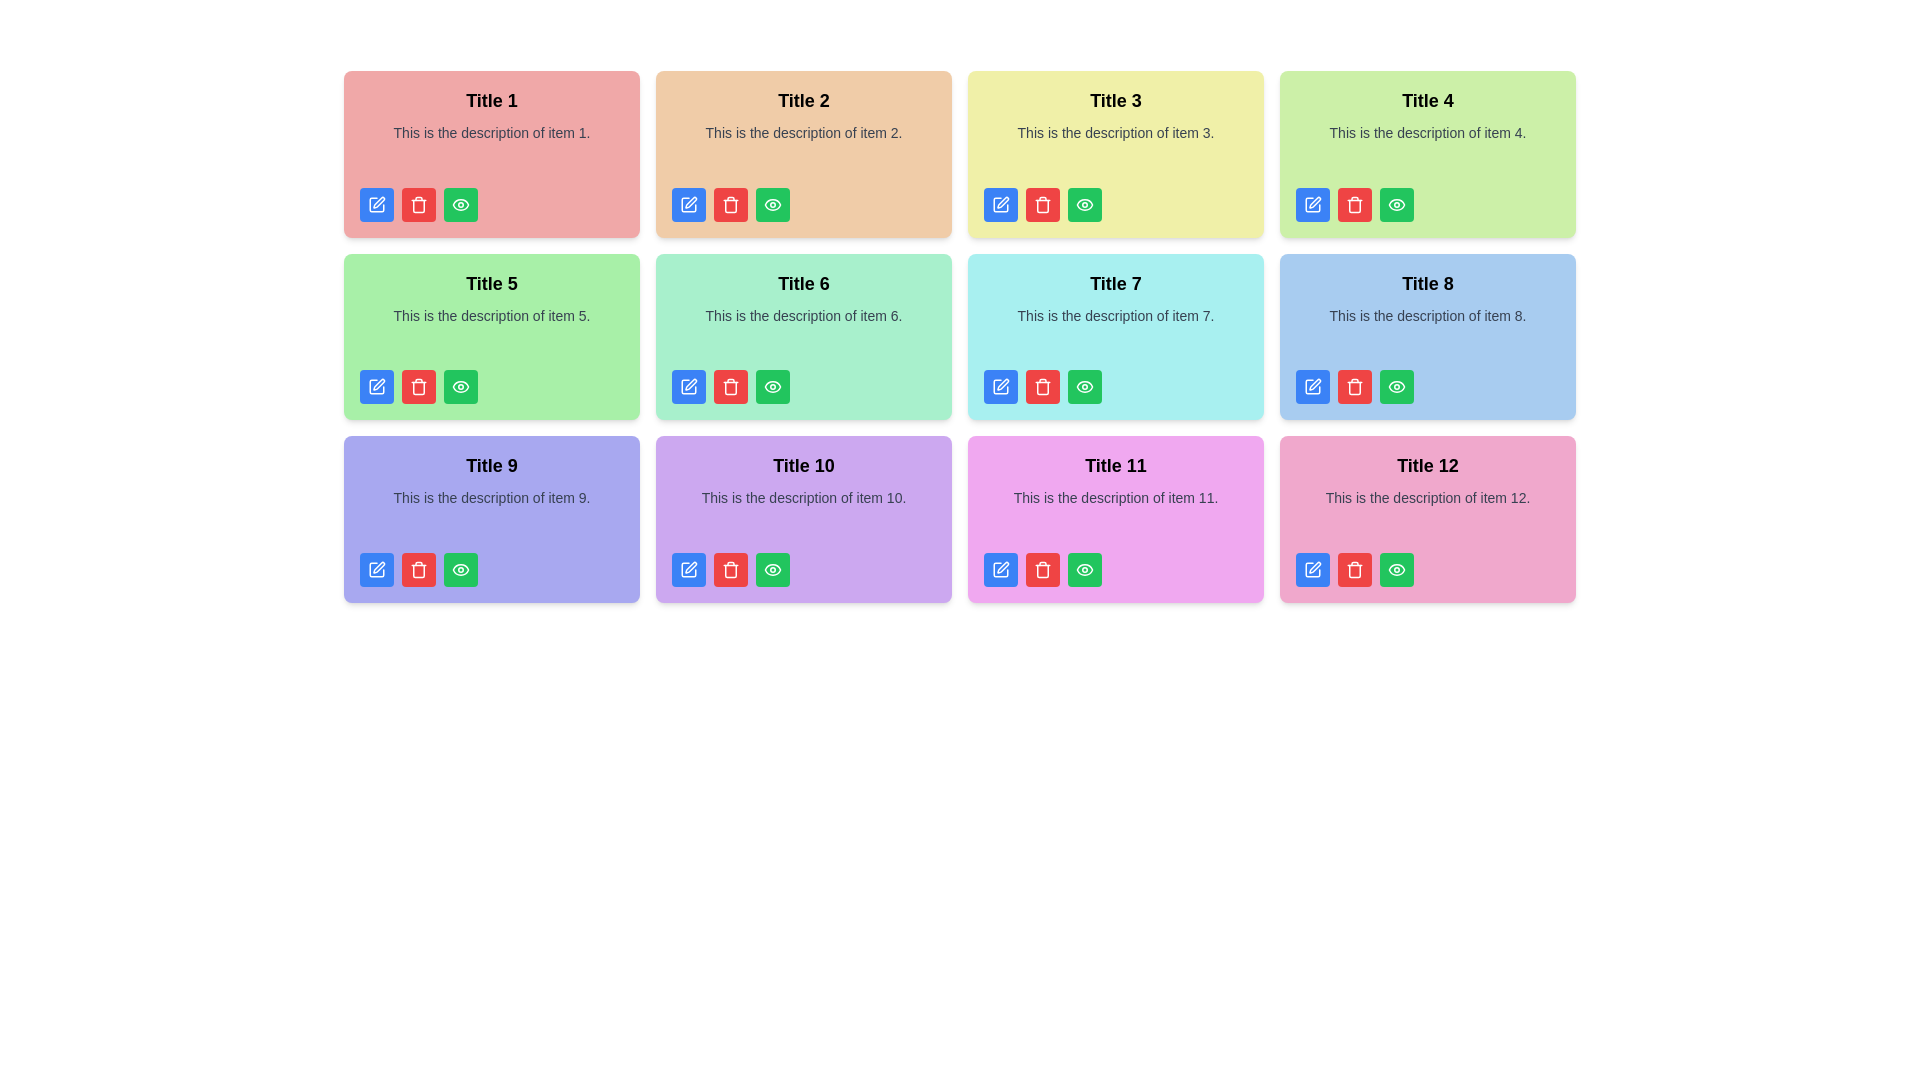  Describe the element at coordinates (459, 204) in the screenshot. I see `the button with a green background and an eye icon, located in the grid layout under 'Title 1', to observe the color change effect` at that location.